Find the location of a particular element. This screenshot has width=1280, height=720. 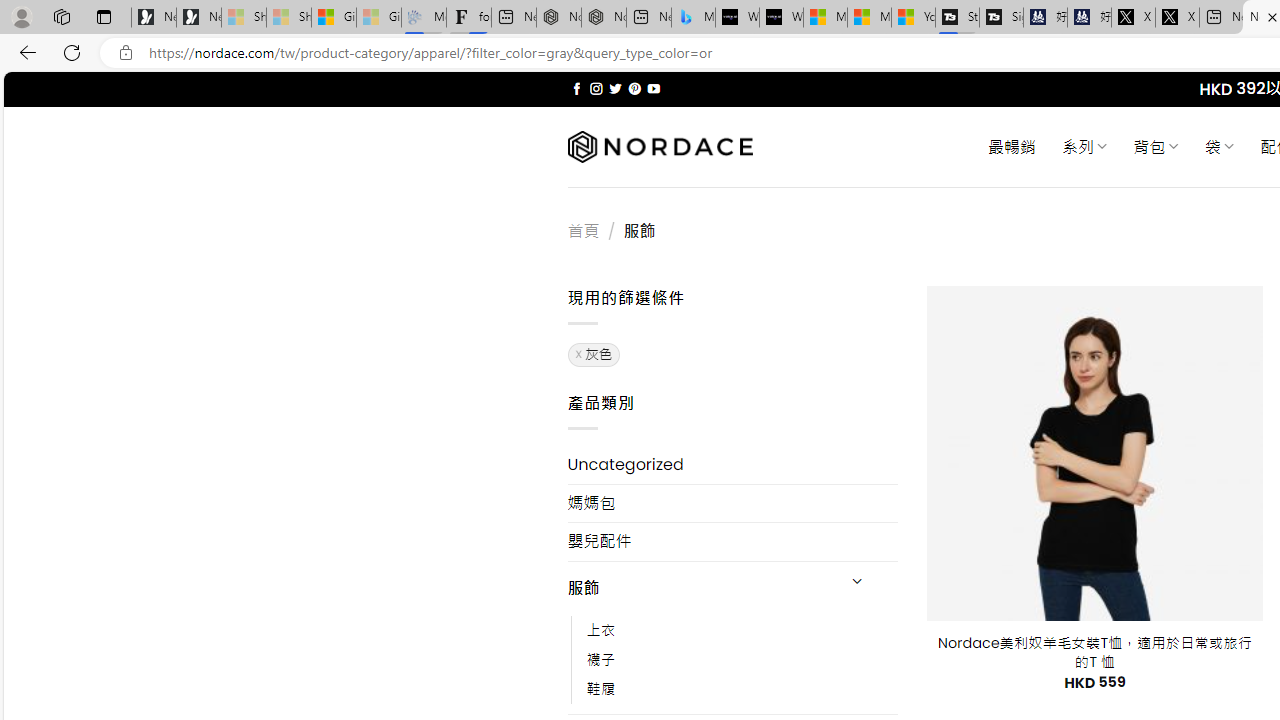

'Streaming Coverage | T3' is located at coordinates (956, 17).